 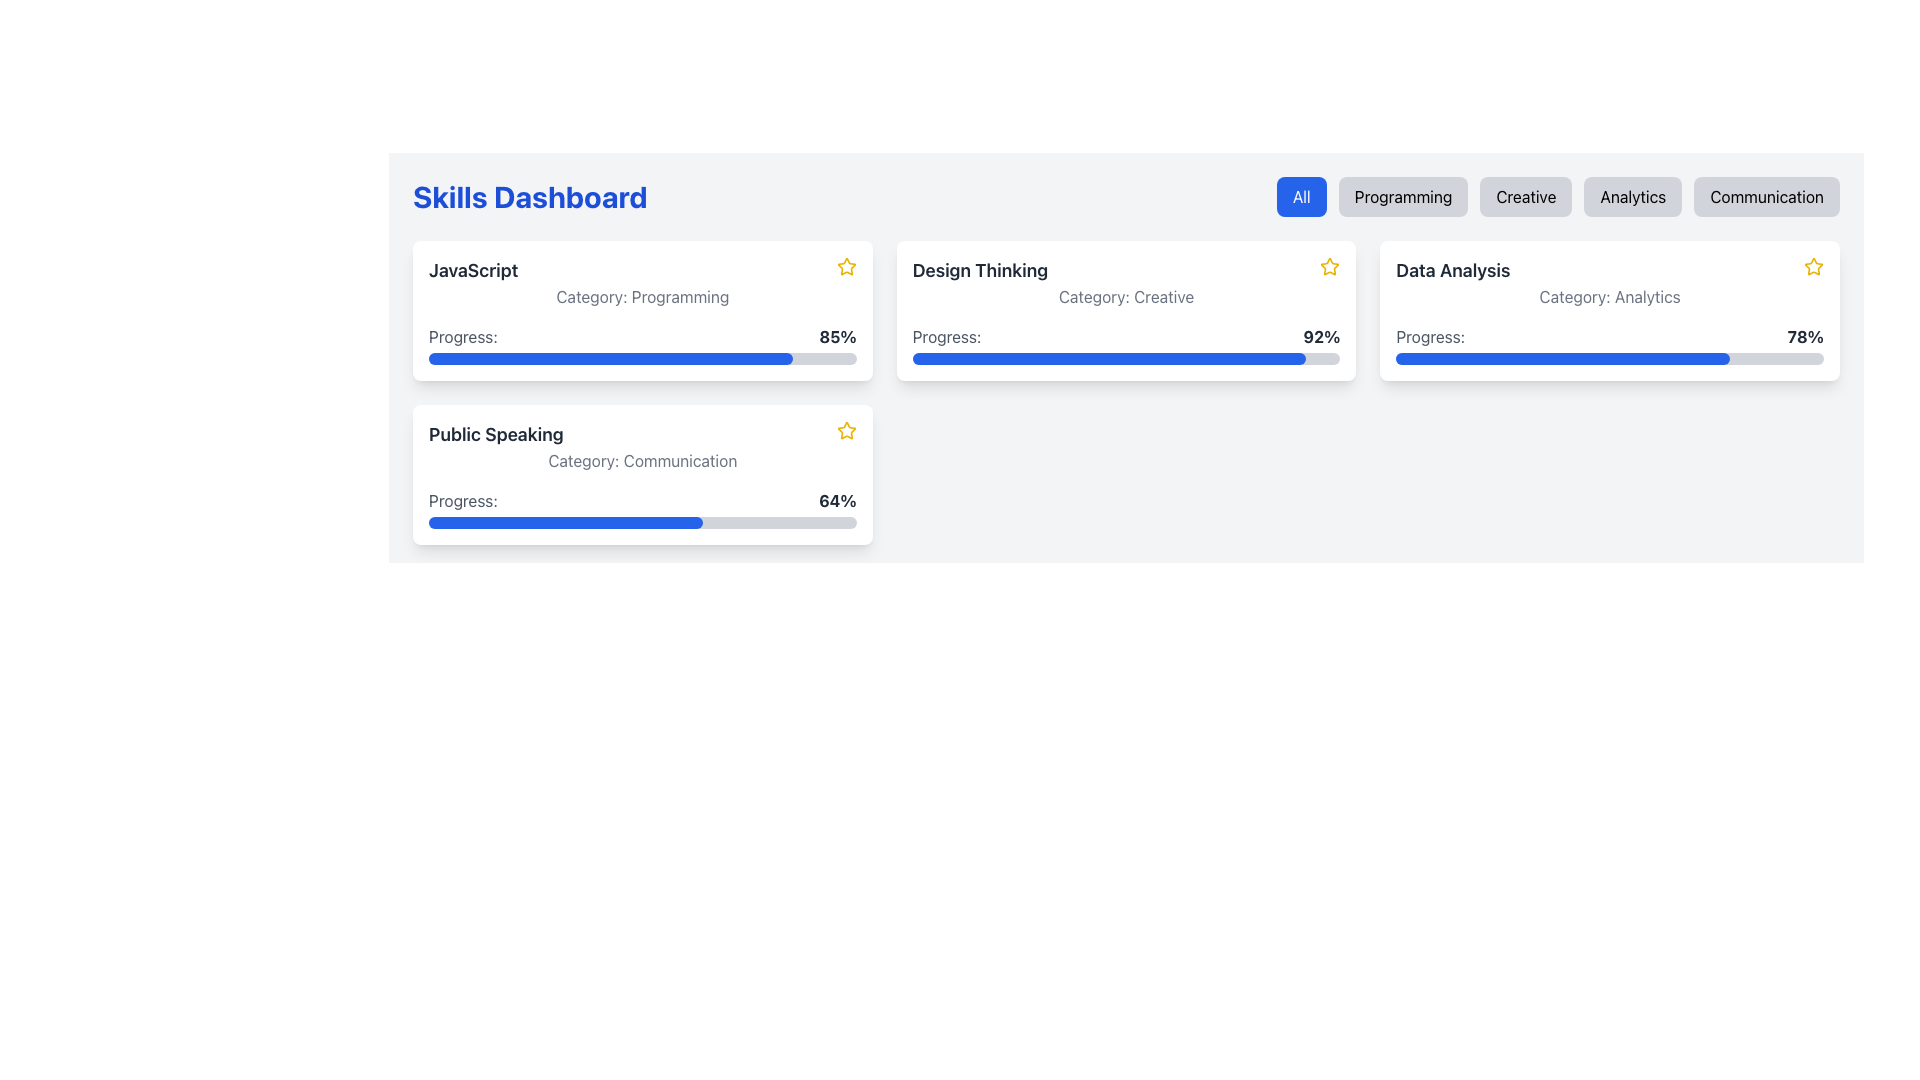 What do you see at coordinates (642, 461) in the screenshot?
I see `the text label styled in gray that contains the phrase 'Category: Communication', positioned beneath the title 'Public Speaking' within a card-like structure` at bounding box center [642, 461].